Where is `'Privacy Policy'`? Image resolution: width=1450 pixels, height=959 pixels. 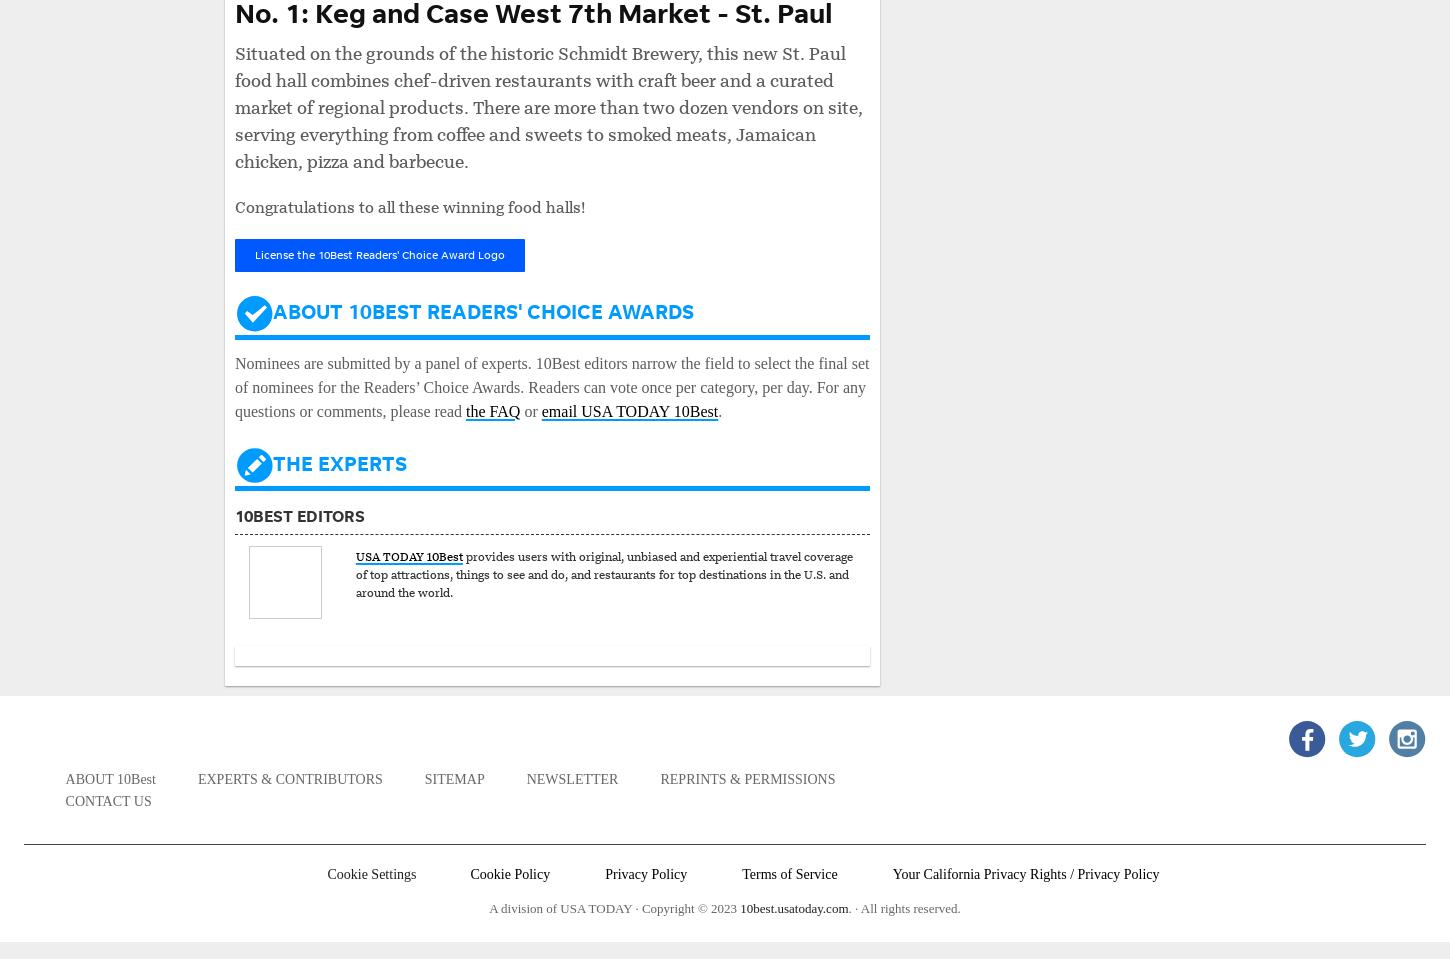 'Privacy Policy' is located at coordinates (644, 872).